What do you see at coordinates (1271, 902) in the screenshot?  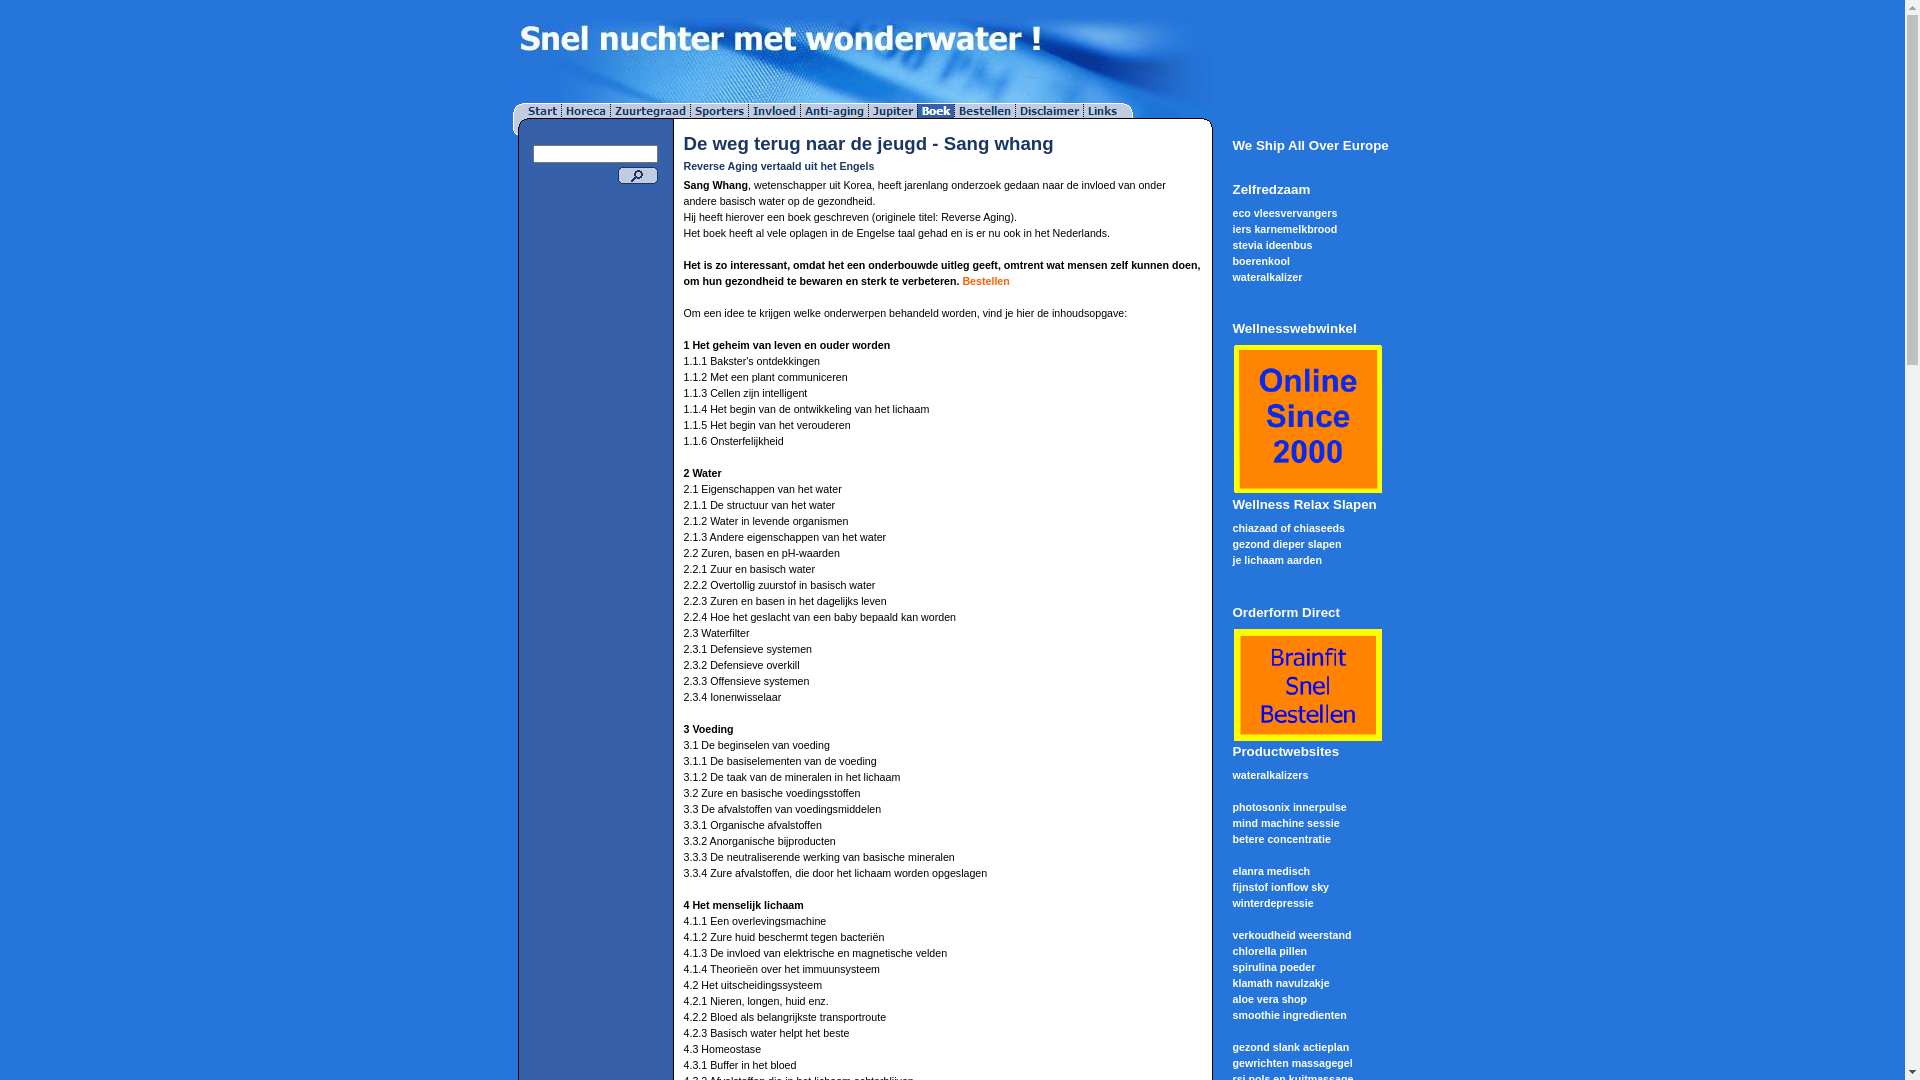 I see `'winterdepressie'` at bounding box center [1271, 902].